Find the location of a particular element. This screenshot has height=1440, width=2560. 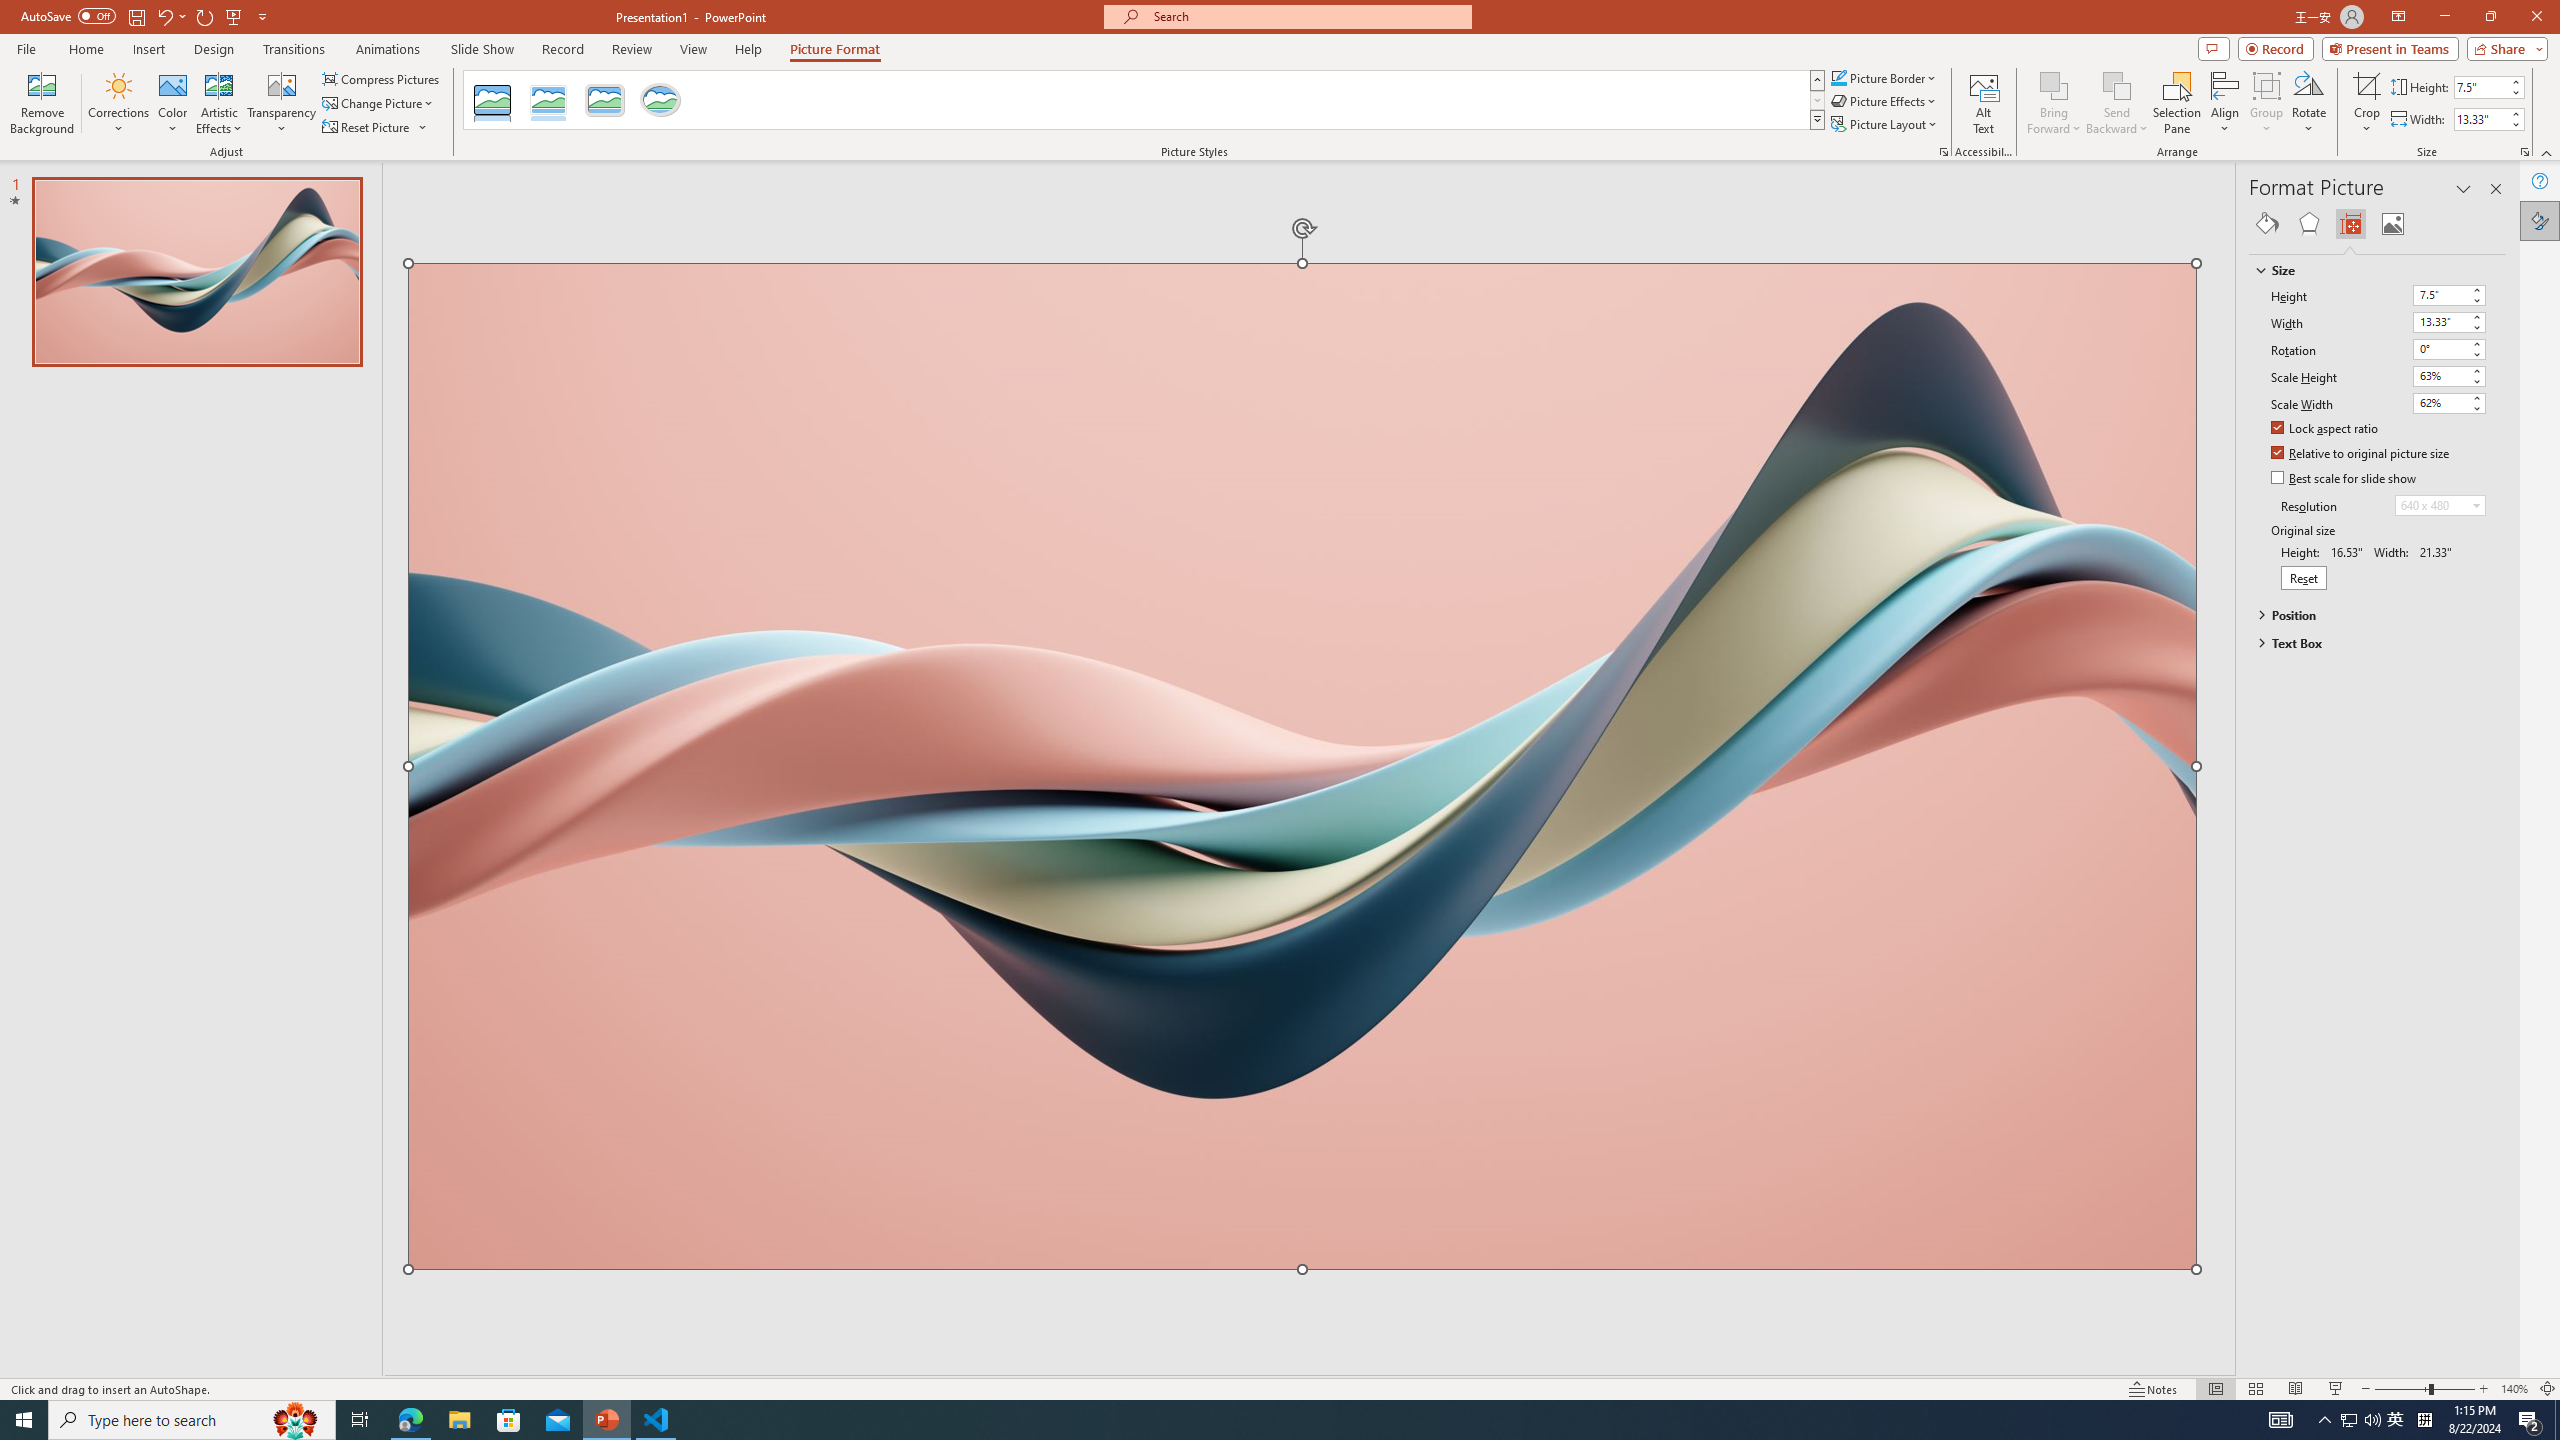

'Bring Forward' is located at coordinates (2054, 103).